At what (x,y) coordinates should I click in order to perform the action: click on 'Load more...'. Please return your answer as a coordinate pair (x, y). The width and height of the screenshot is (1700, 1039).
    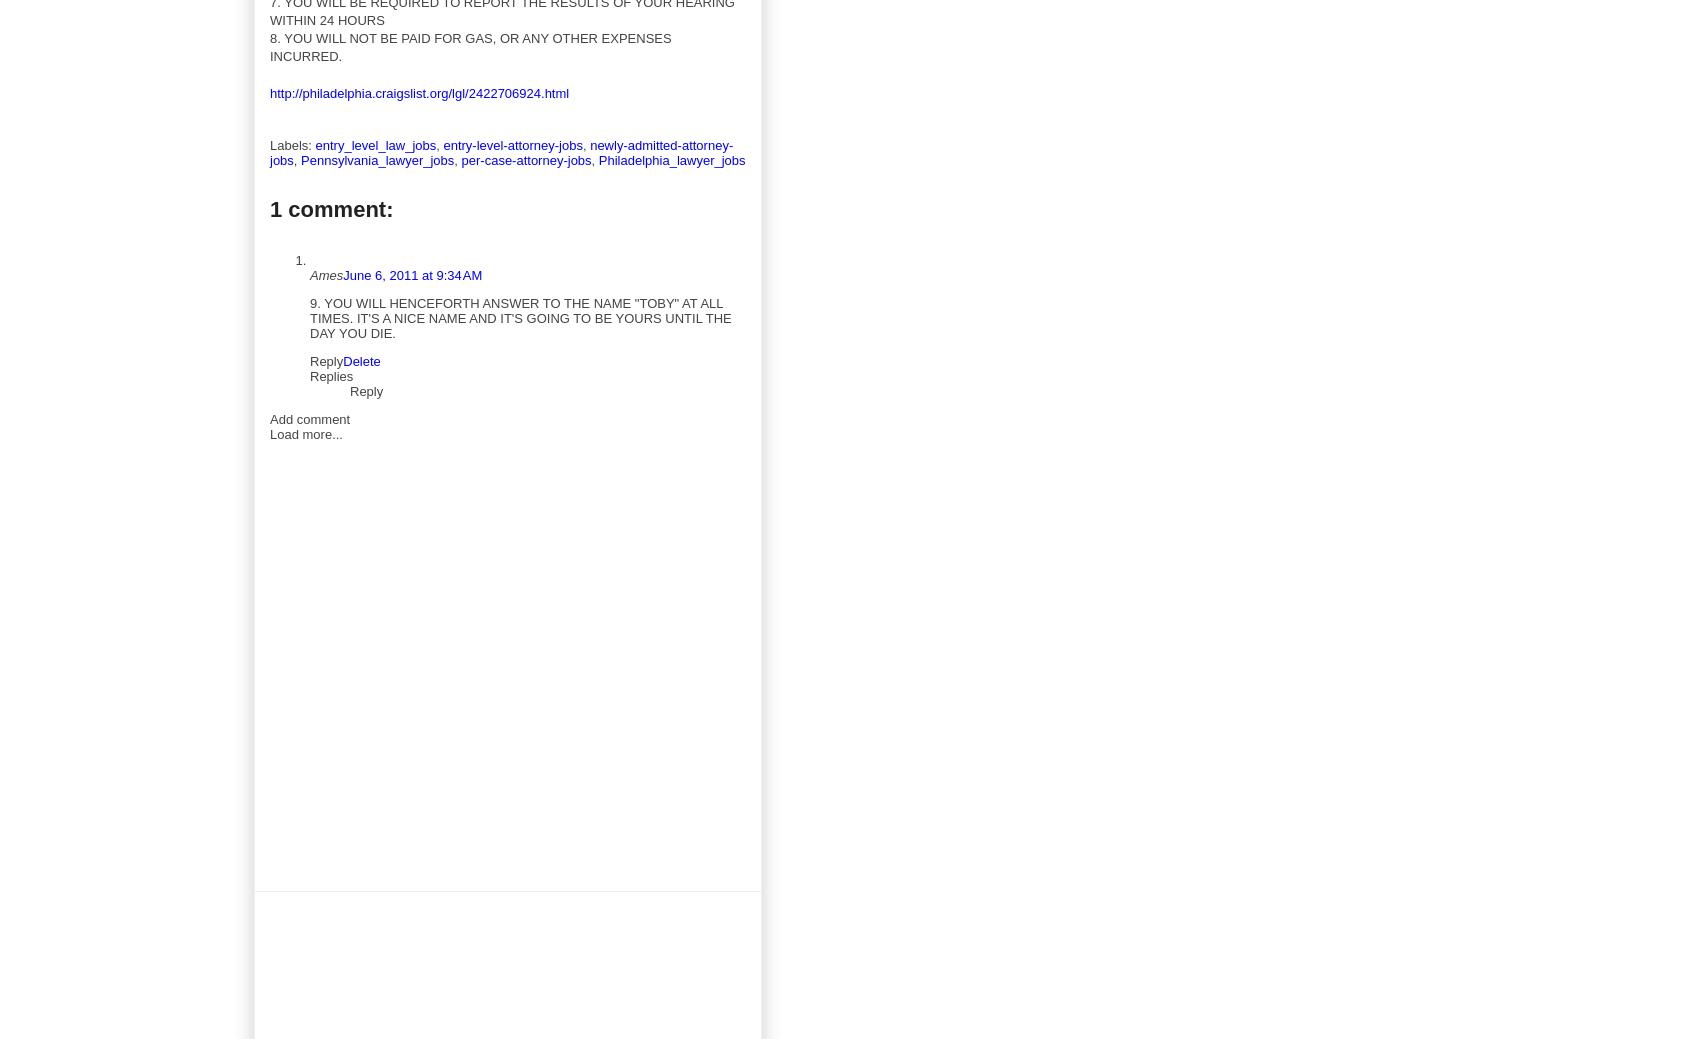
    Looking at the image, I should click on (306, 432).